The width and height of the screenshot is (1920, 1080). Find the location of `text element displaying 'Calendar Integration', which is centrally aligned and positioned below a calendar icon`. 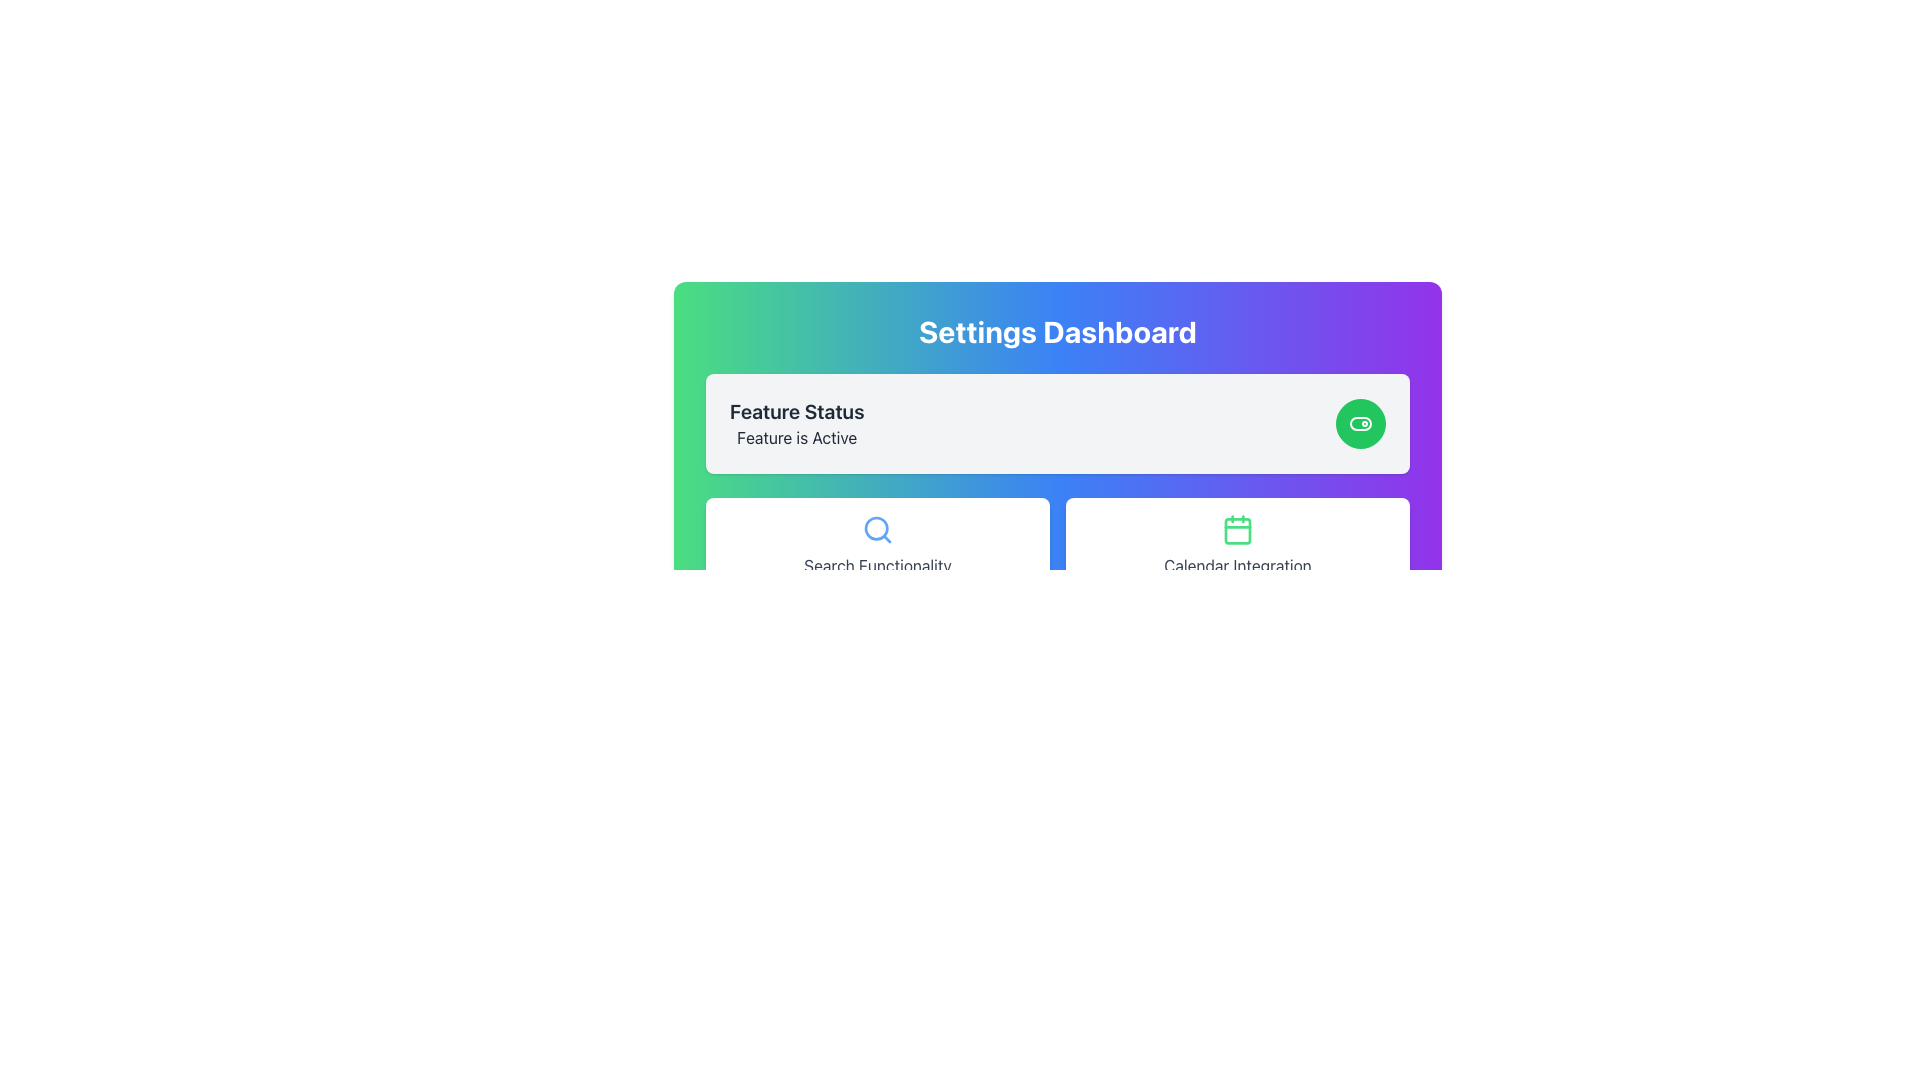

text element displaying 'Calendar Integration', which is centrally aligned and positioned below a calendar icon is located at coordinates (1237, 566).